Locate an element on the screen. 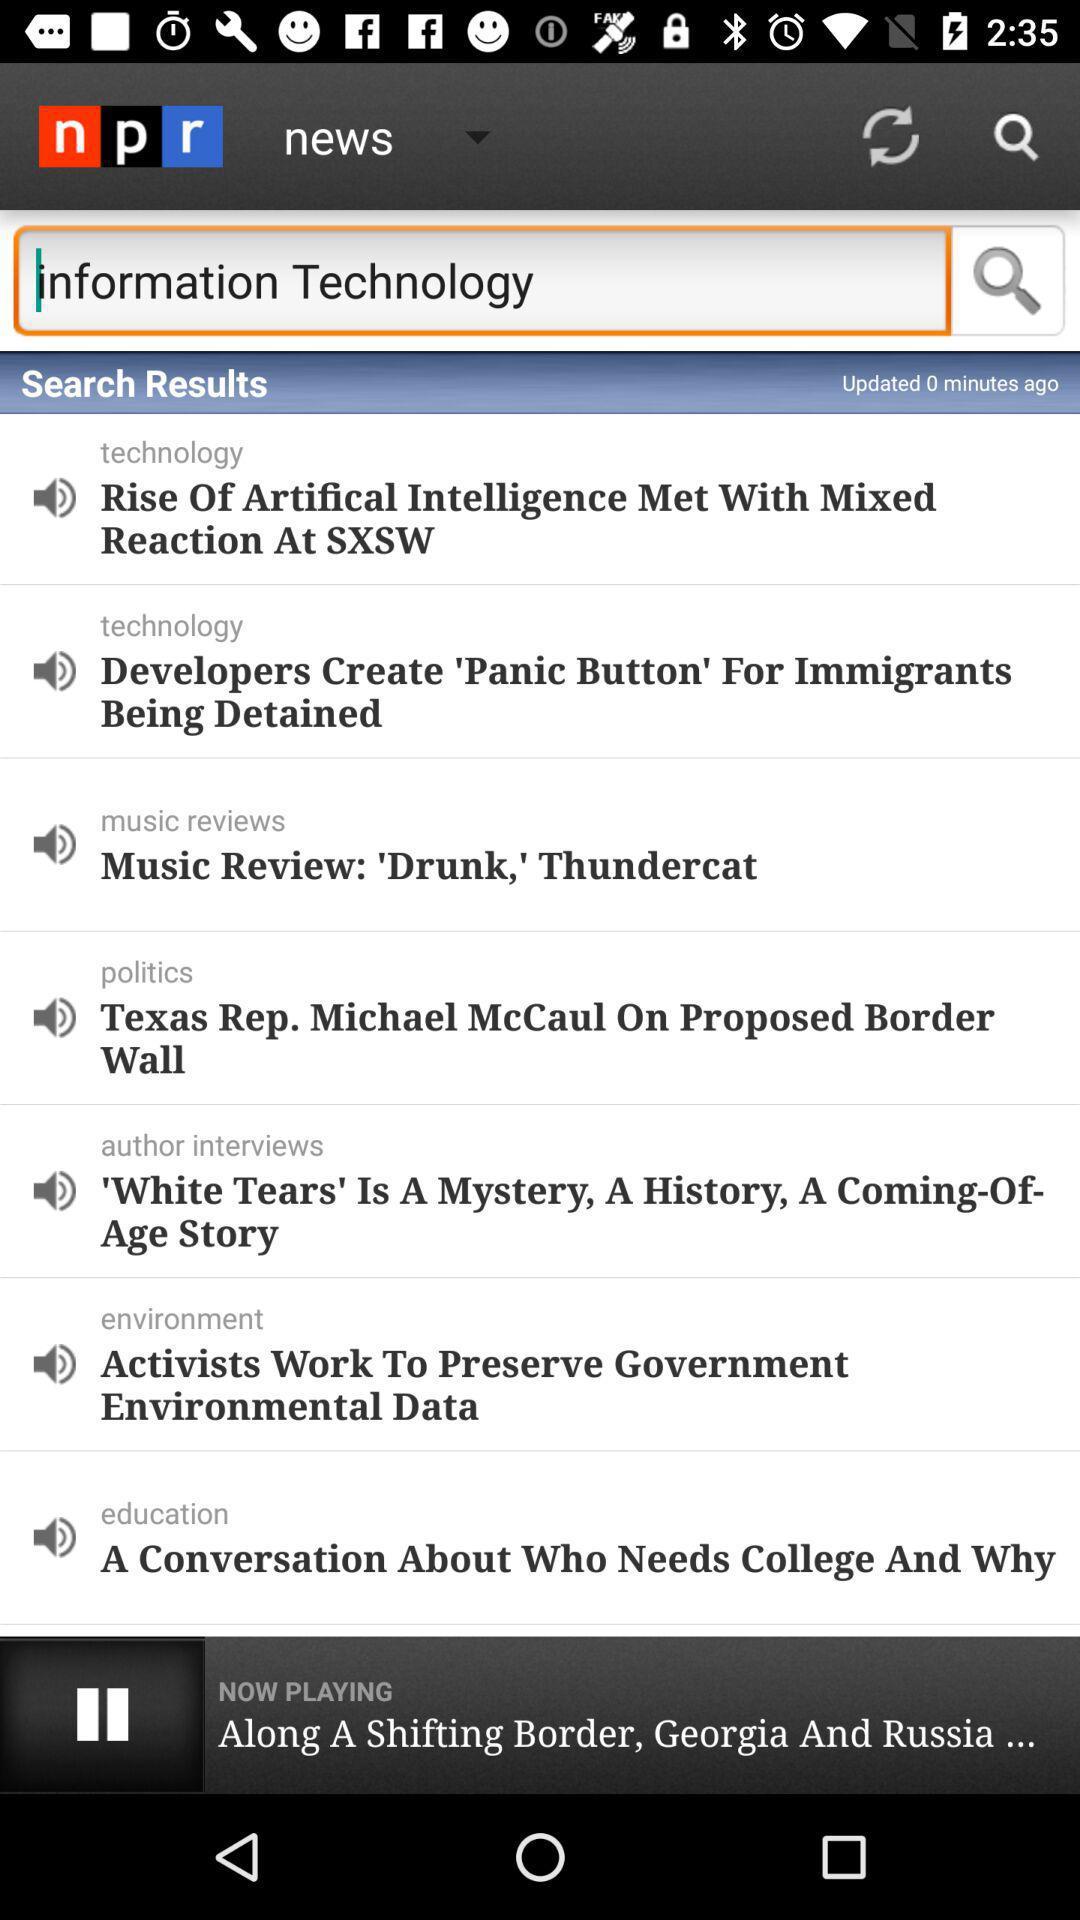 This screenshot has width=1080, height=1920. item below the texas rep michael item is located at coordinates (585, 1144).